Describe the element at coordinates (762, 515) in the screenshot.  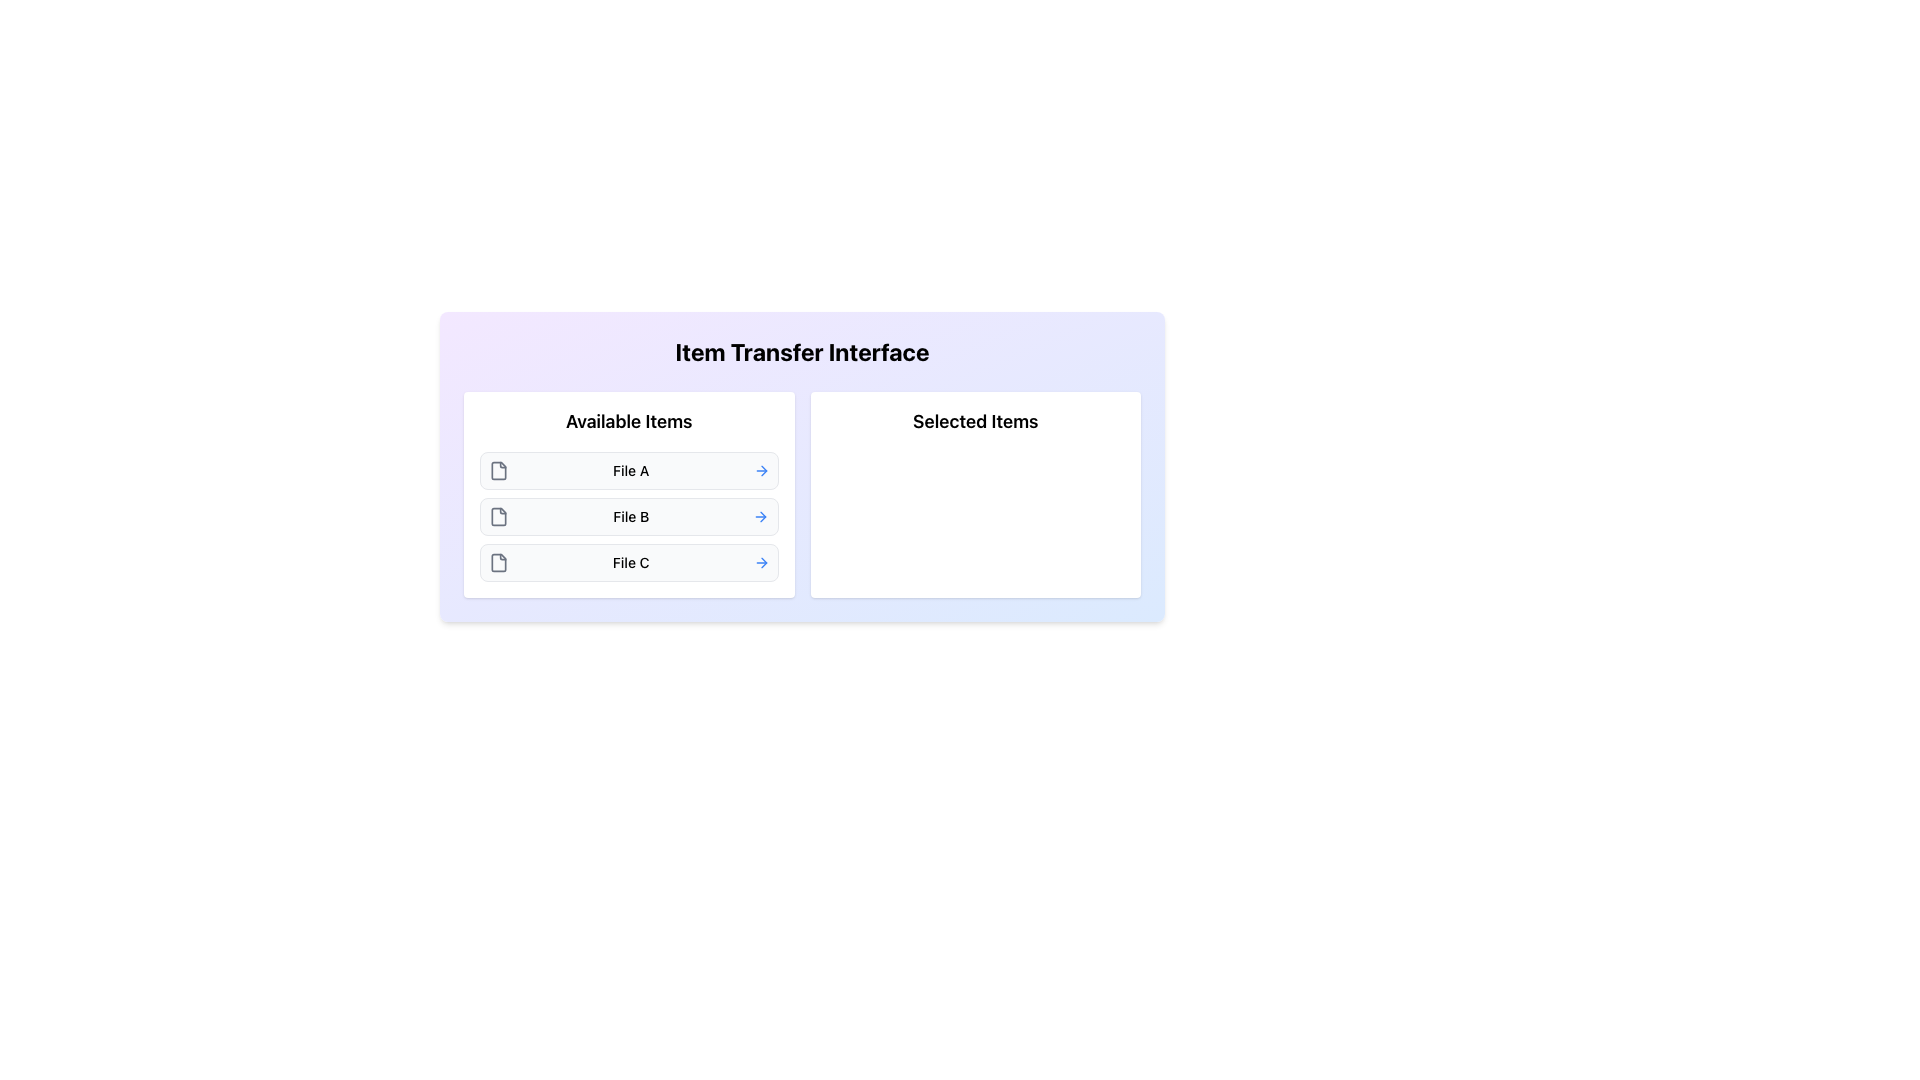
I see `the button icon for 'File B' in the second row of the 'Available Items' section` at that location.